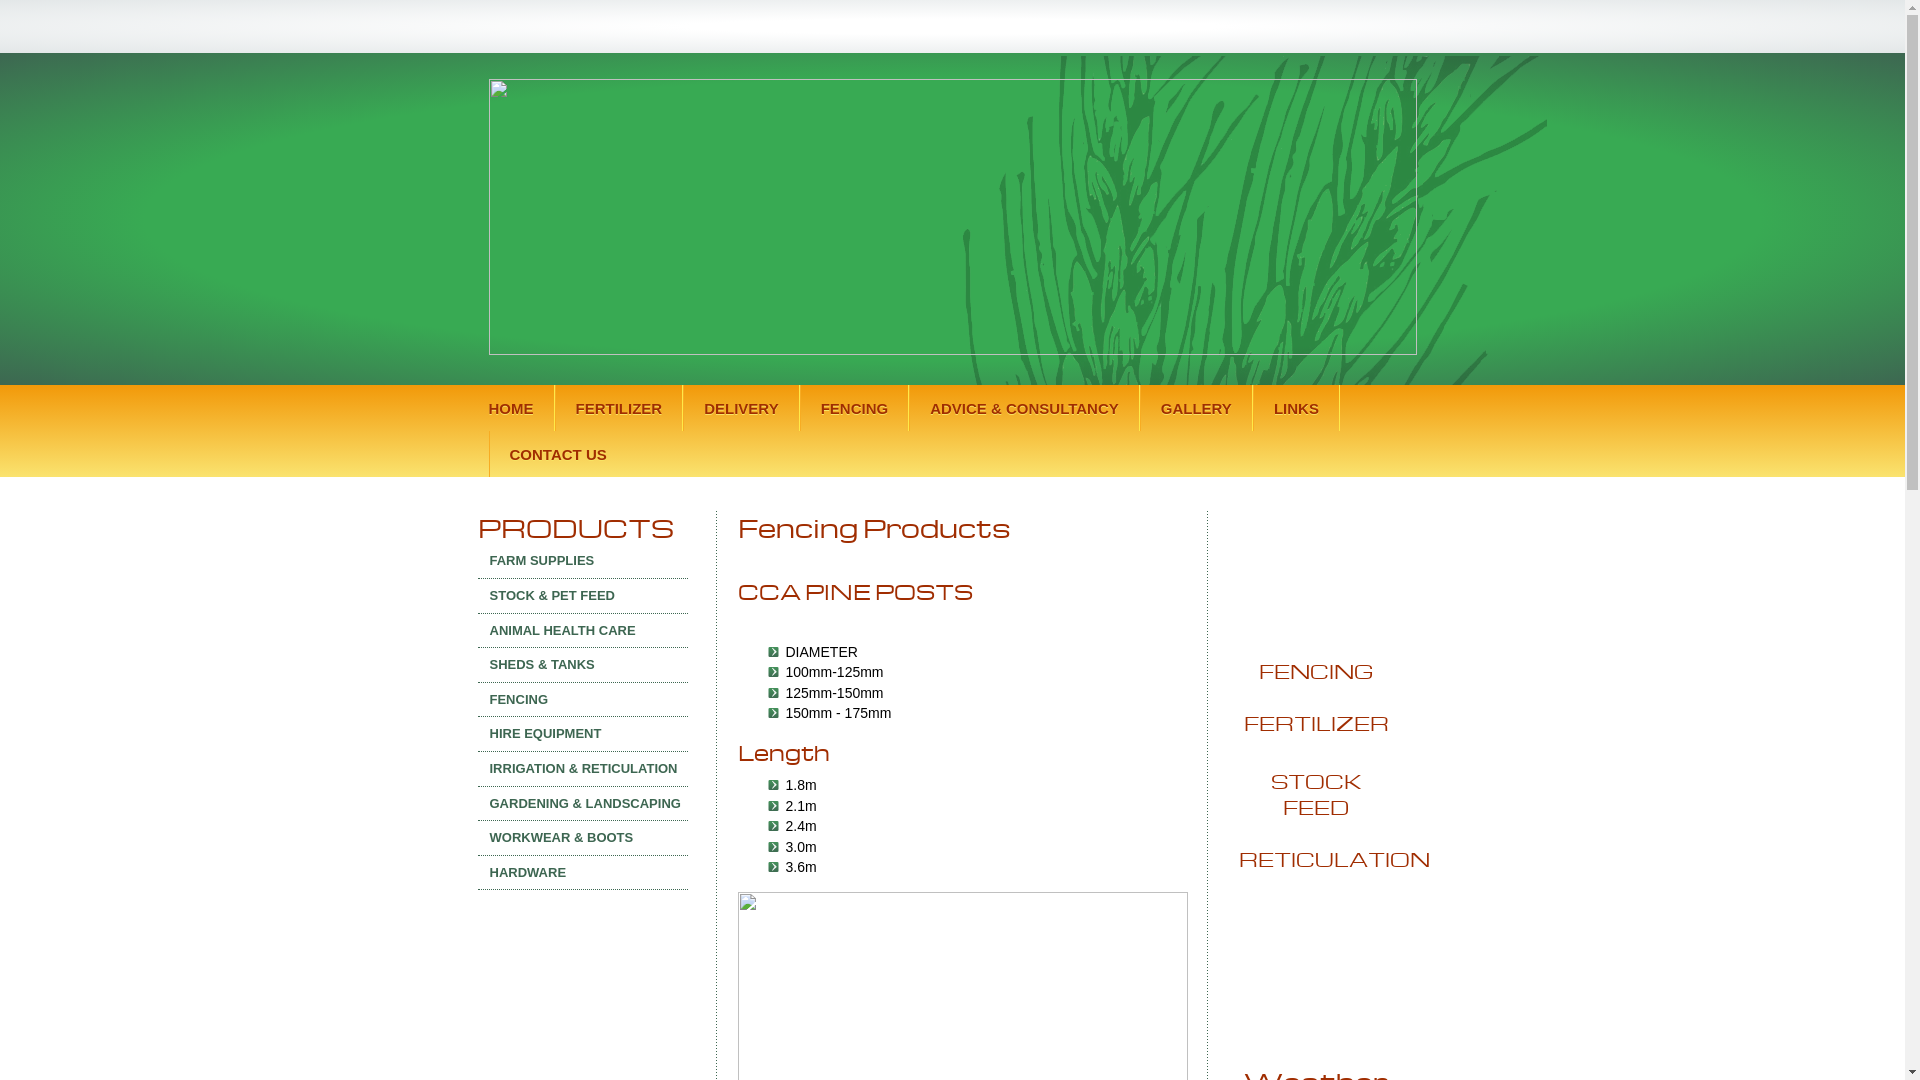  I want to click on 'HOME', so click(521, 407).